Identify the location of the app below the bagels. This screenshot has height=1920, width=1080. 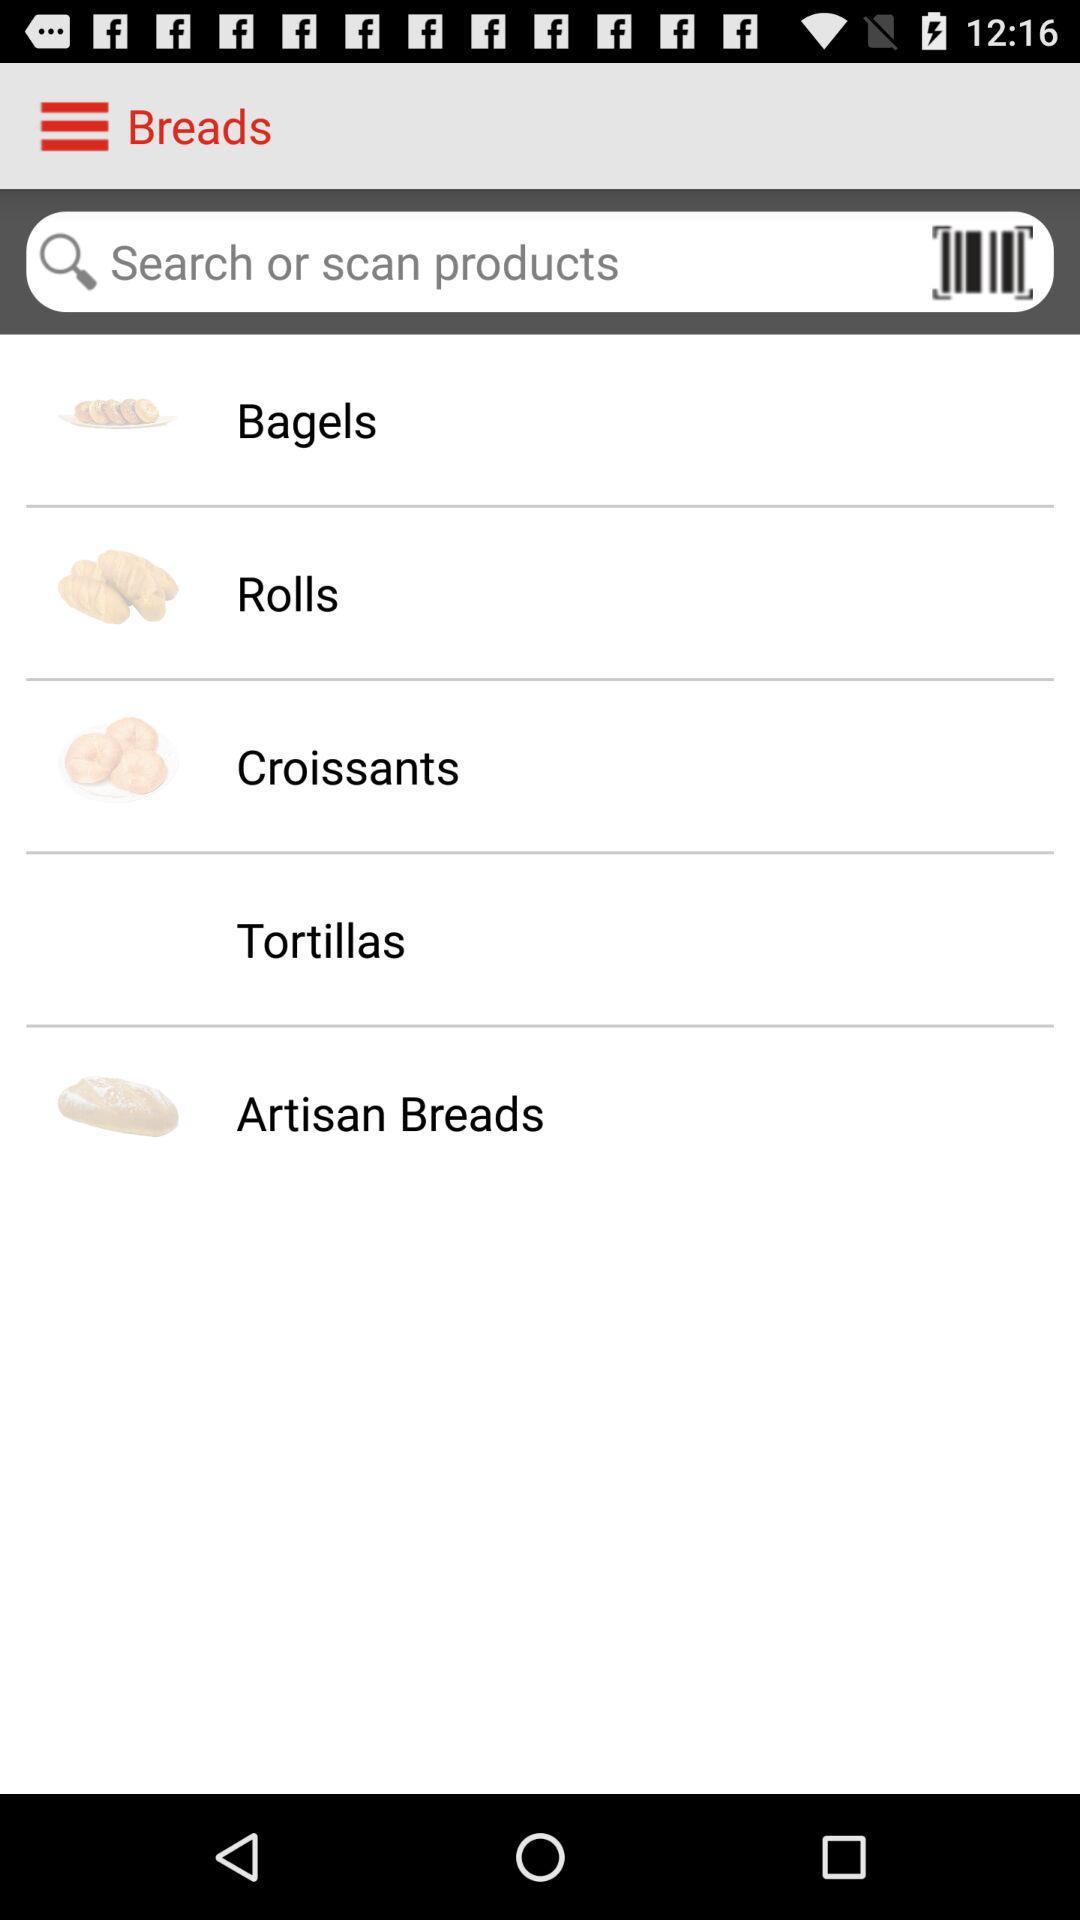
(287, 591).